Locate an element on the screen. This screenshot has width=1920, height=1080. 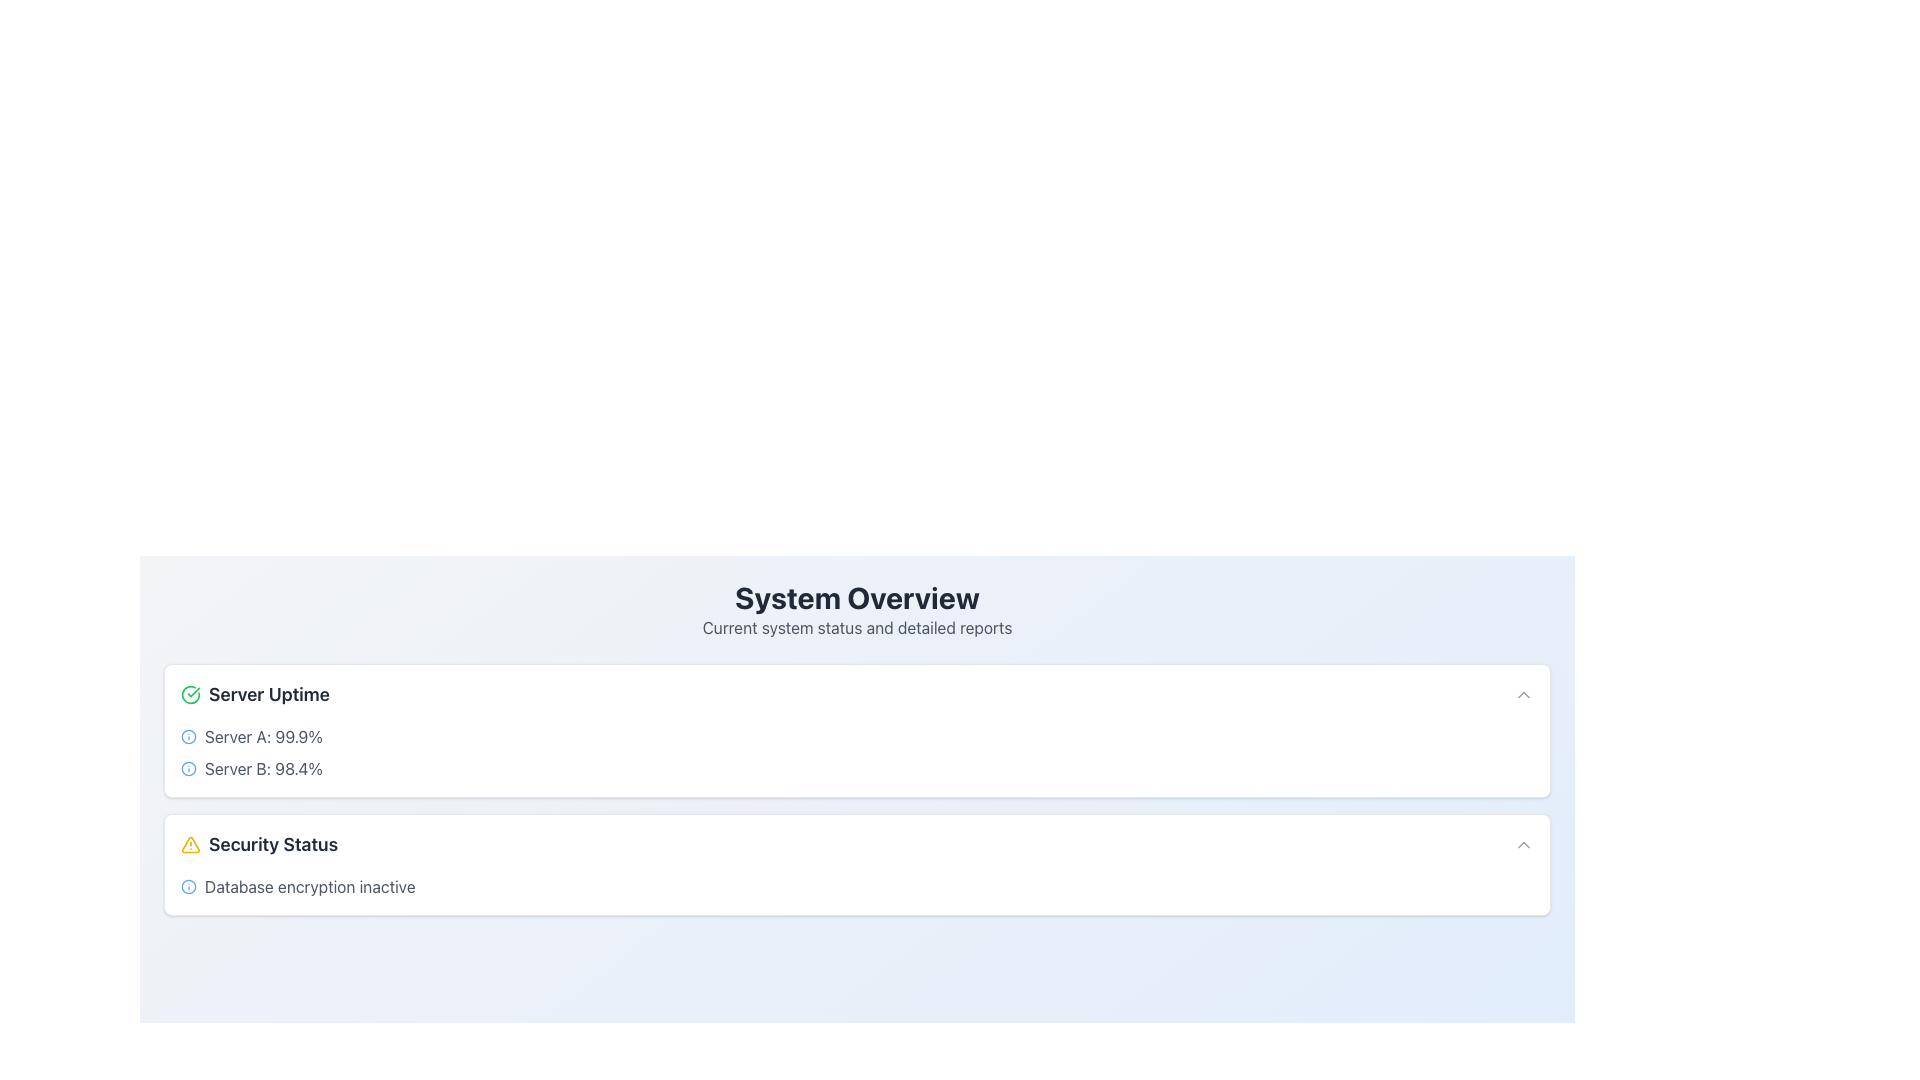
the Label or Section Header with Icon that provides the current security status of the system, located beneath the 'Server Uptime' section is located at coordinates (258, 844).